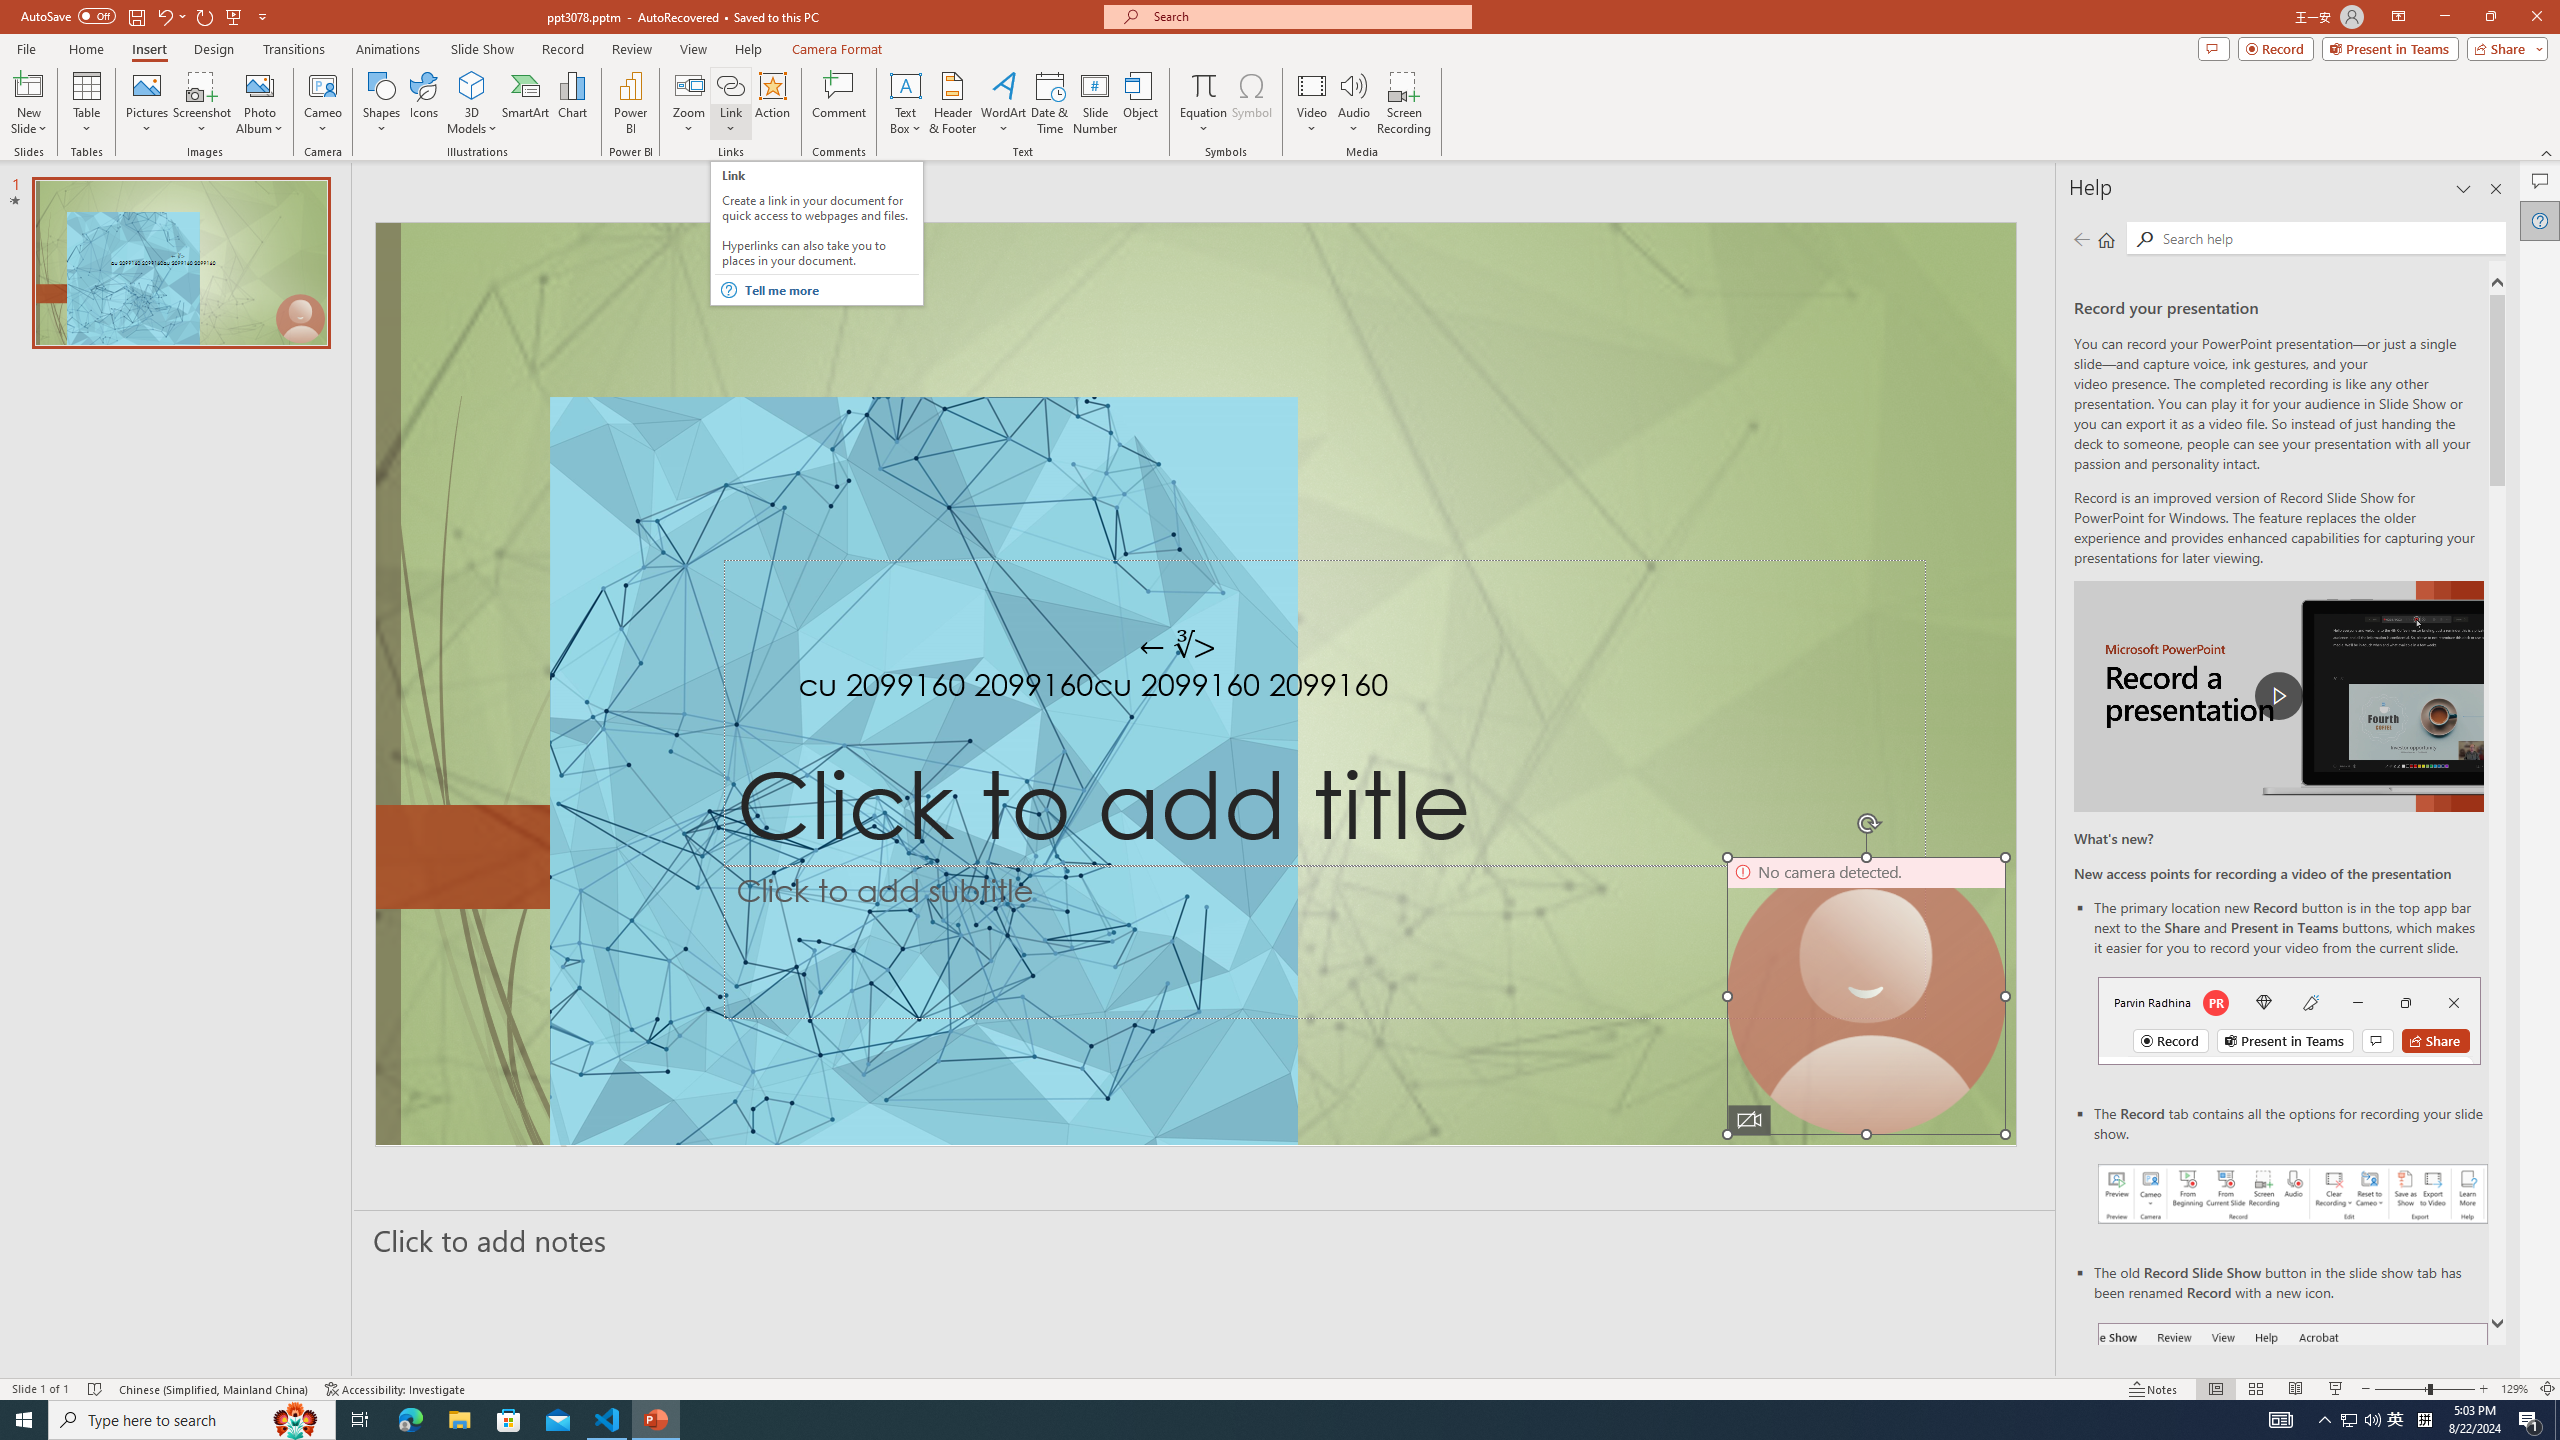  Describe the element at coordinates (2539, 221) in the screenshot. I see `'Help'` at that location.